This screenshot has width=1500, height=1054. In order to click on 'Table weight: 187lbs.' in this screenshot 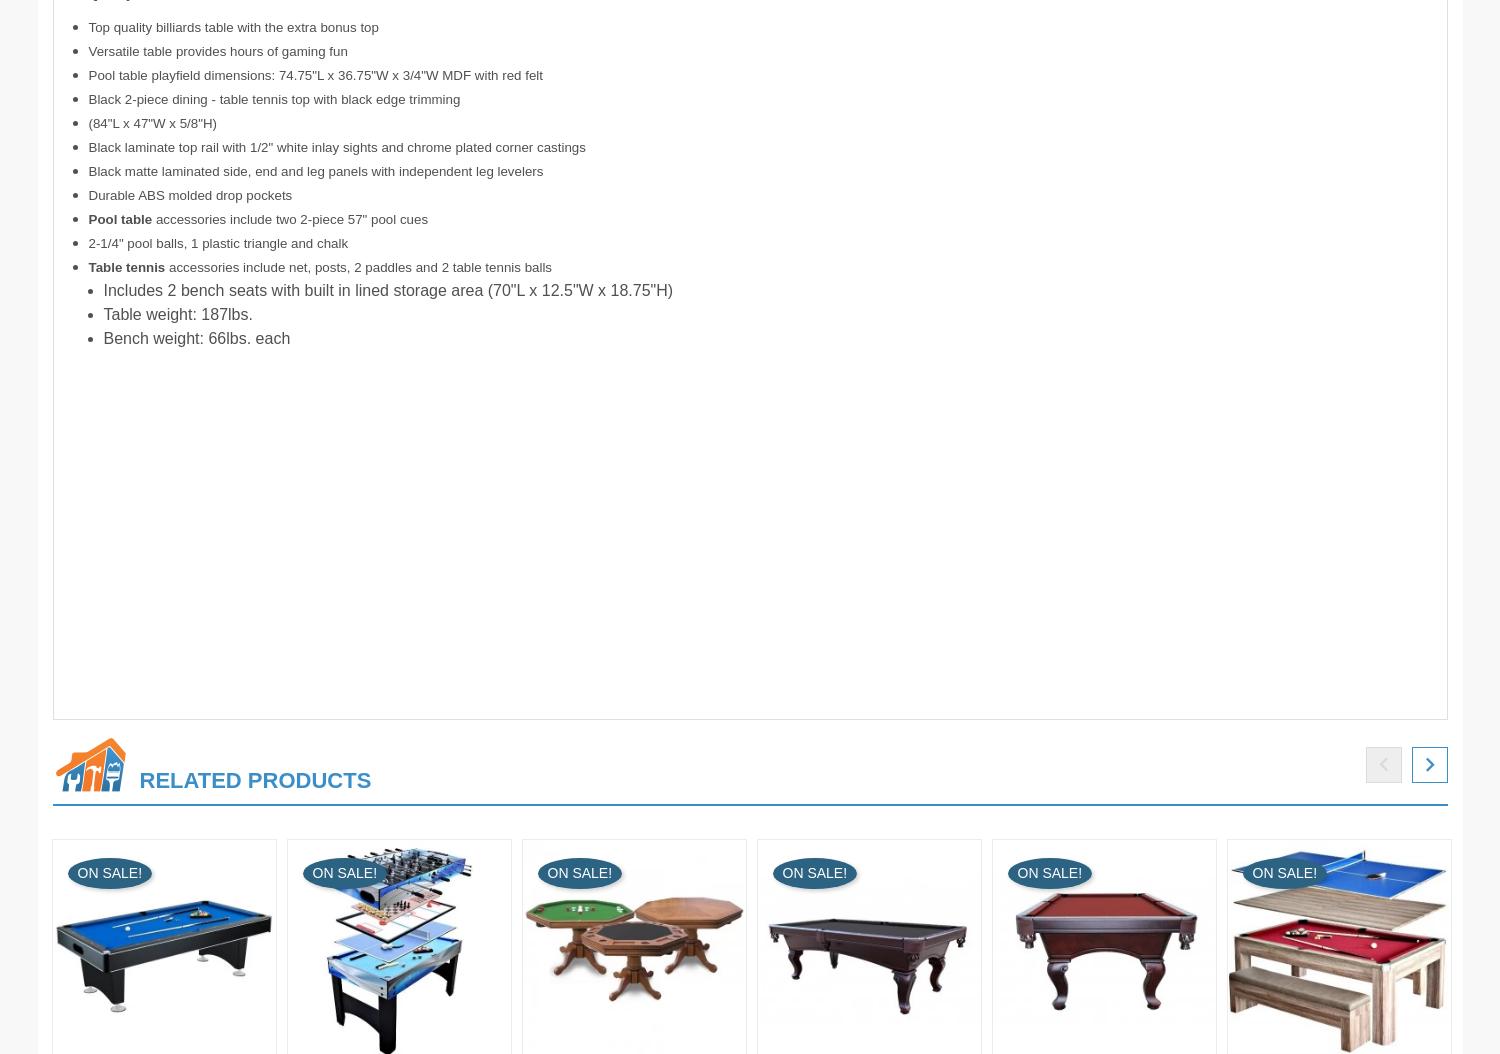, I will do `click(102, 313)`.